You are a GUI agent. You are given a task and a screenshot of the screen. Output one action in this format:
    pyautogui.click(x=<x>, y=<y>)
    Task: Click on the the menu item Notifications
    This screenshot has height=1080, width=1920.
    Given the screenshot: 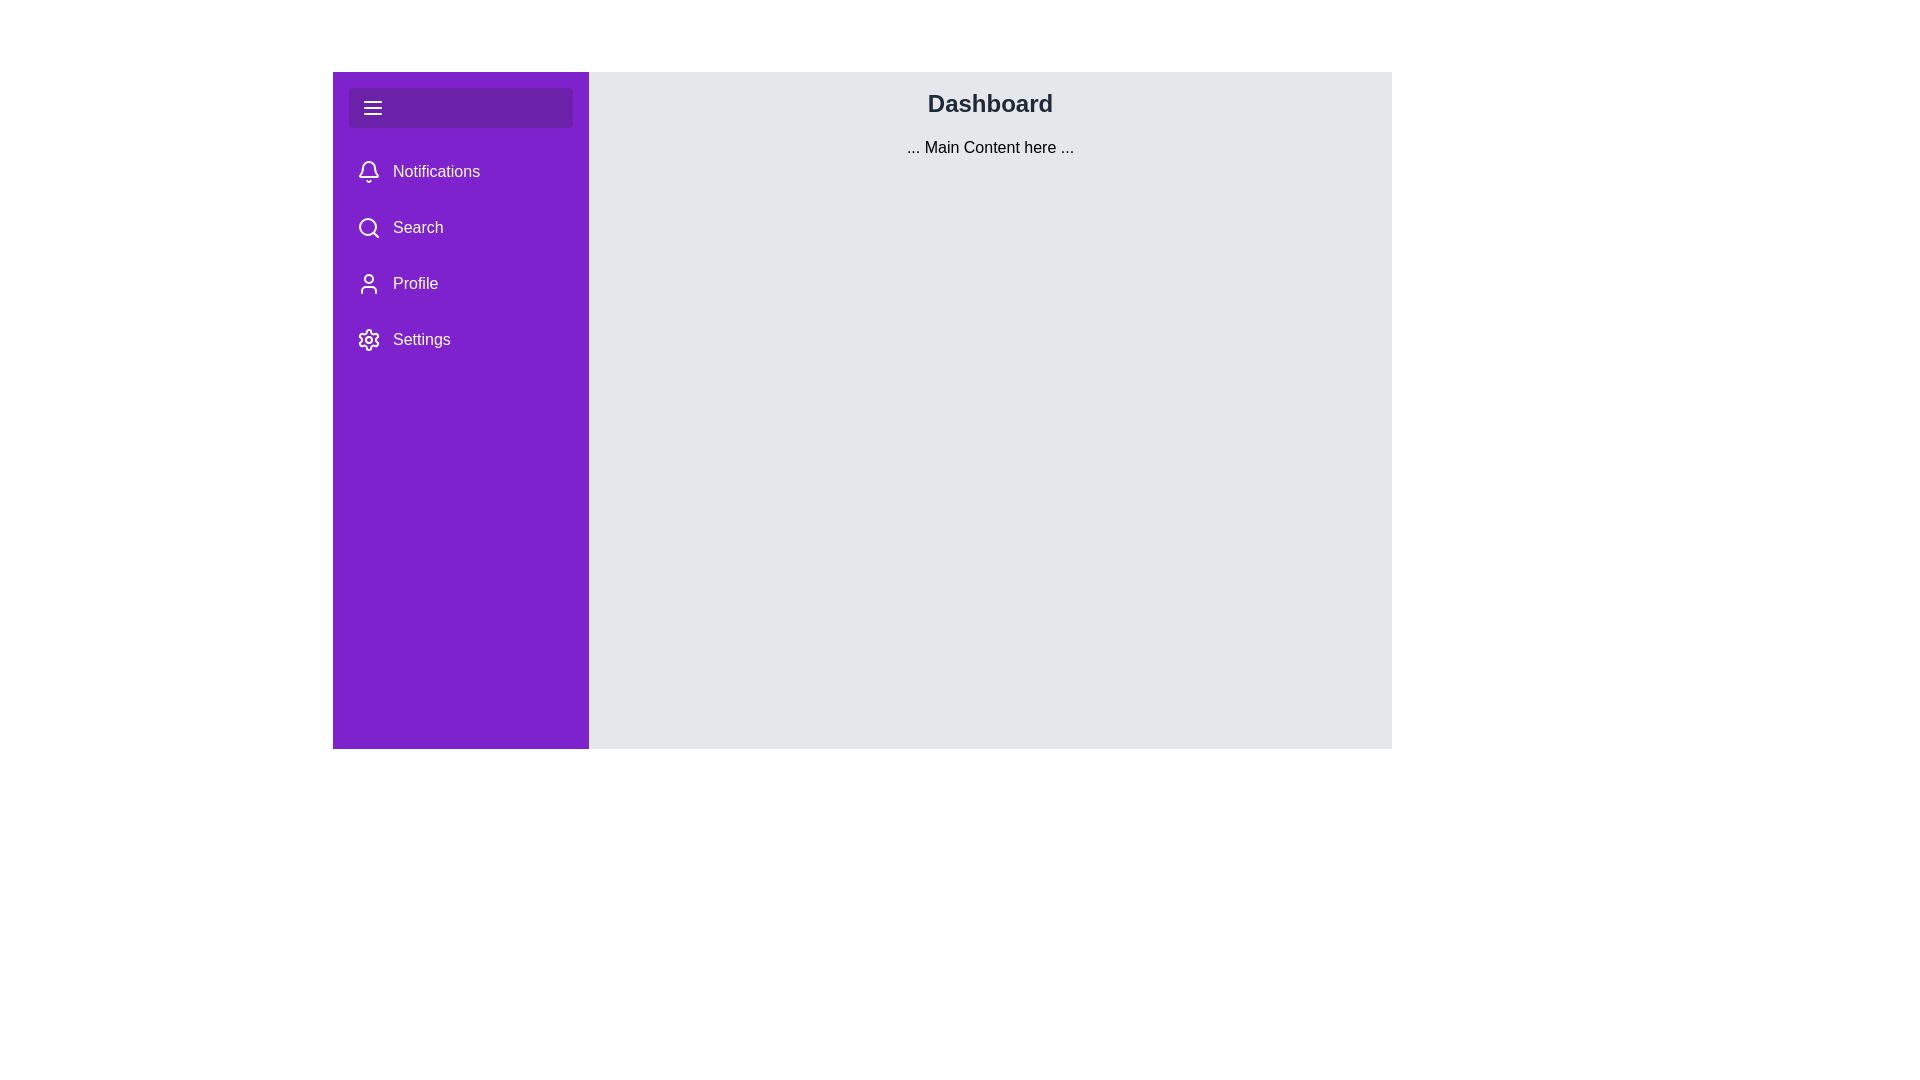 What is the action you would take?
    pyautogui.click(x=459, y=171)
    